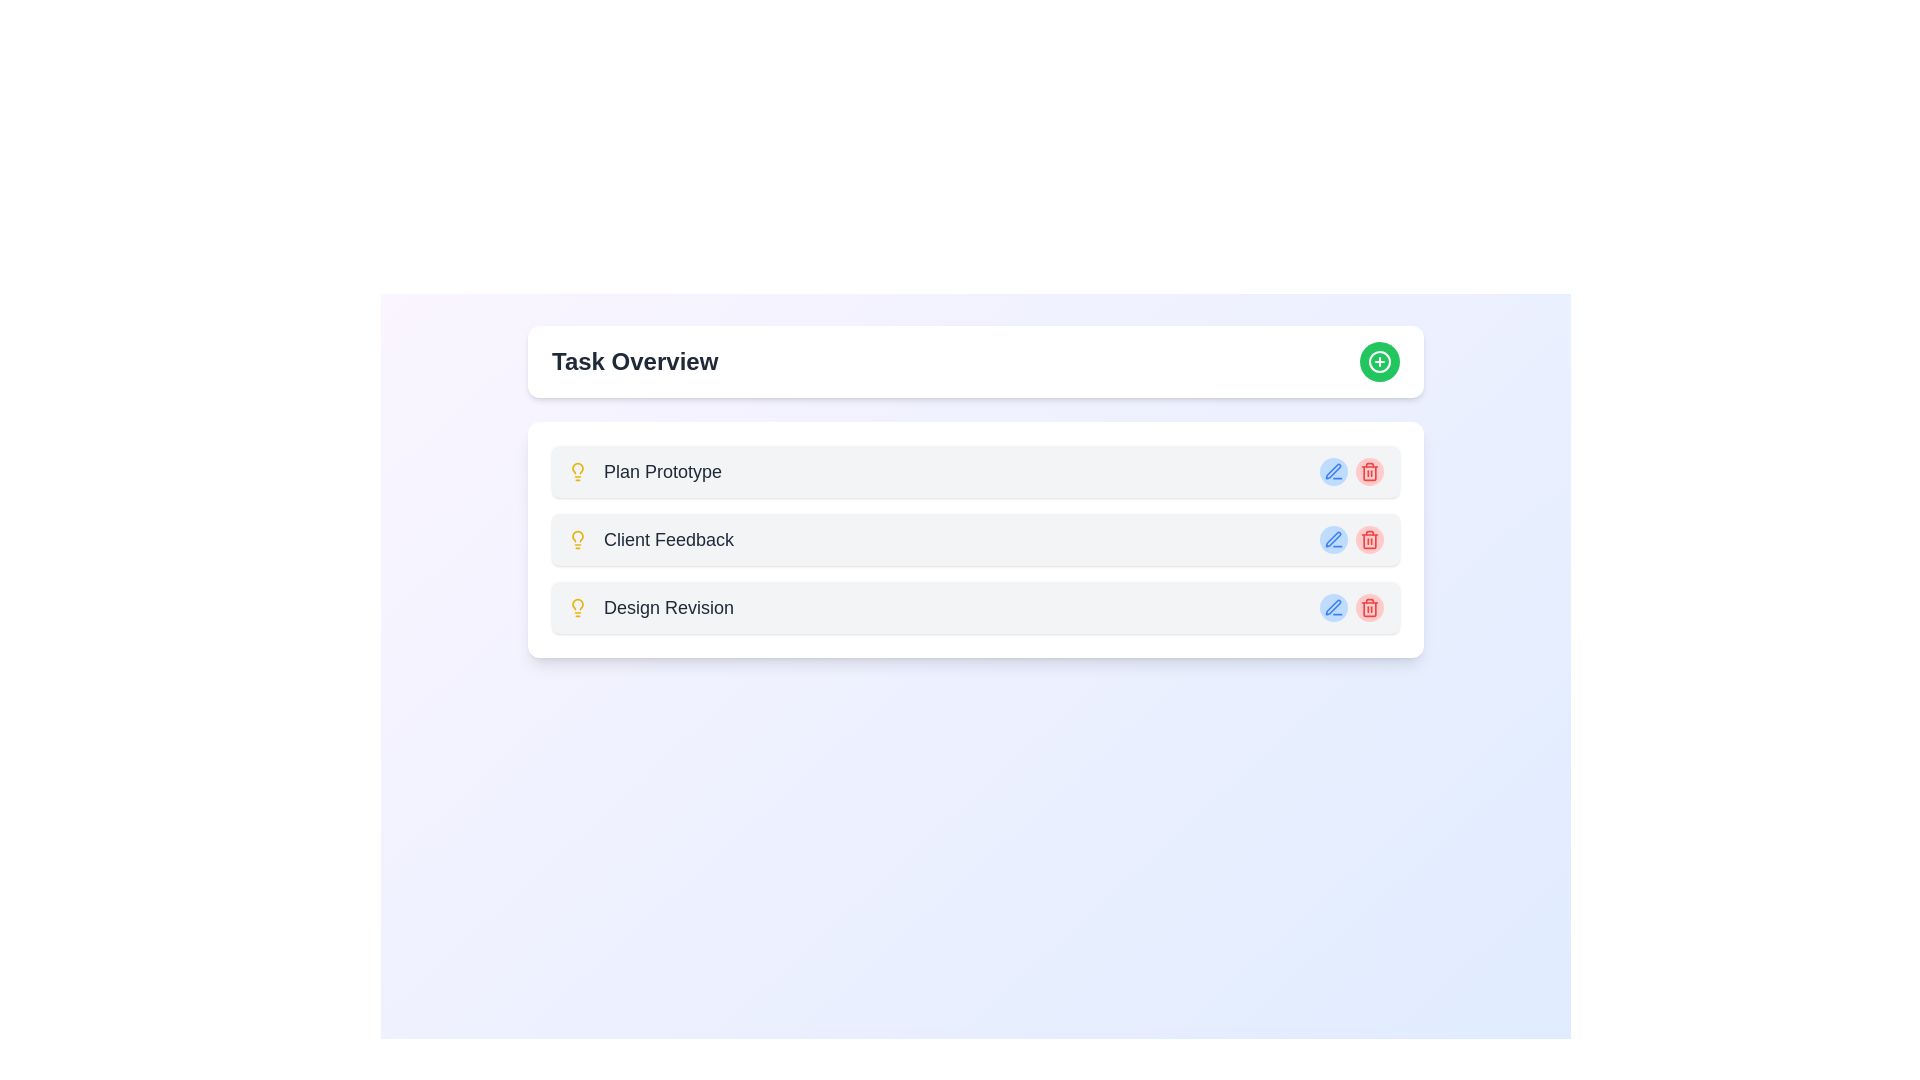 Image resolution: width=1920 pixels, height=1080 pixels. Describe the element at coordinates (1368, 473) in the screenshot. I see `the red trash can icon representing the delete function located at the end of the second task row labeled 'Client Feedback'` at that location.